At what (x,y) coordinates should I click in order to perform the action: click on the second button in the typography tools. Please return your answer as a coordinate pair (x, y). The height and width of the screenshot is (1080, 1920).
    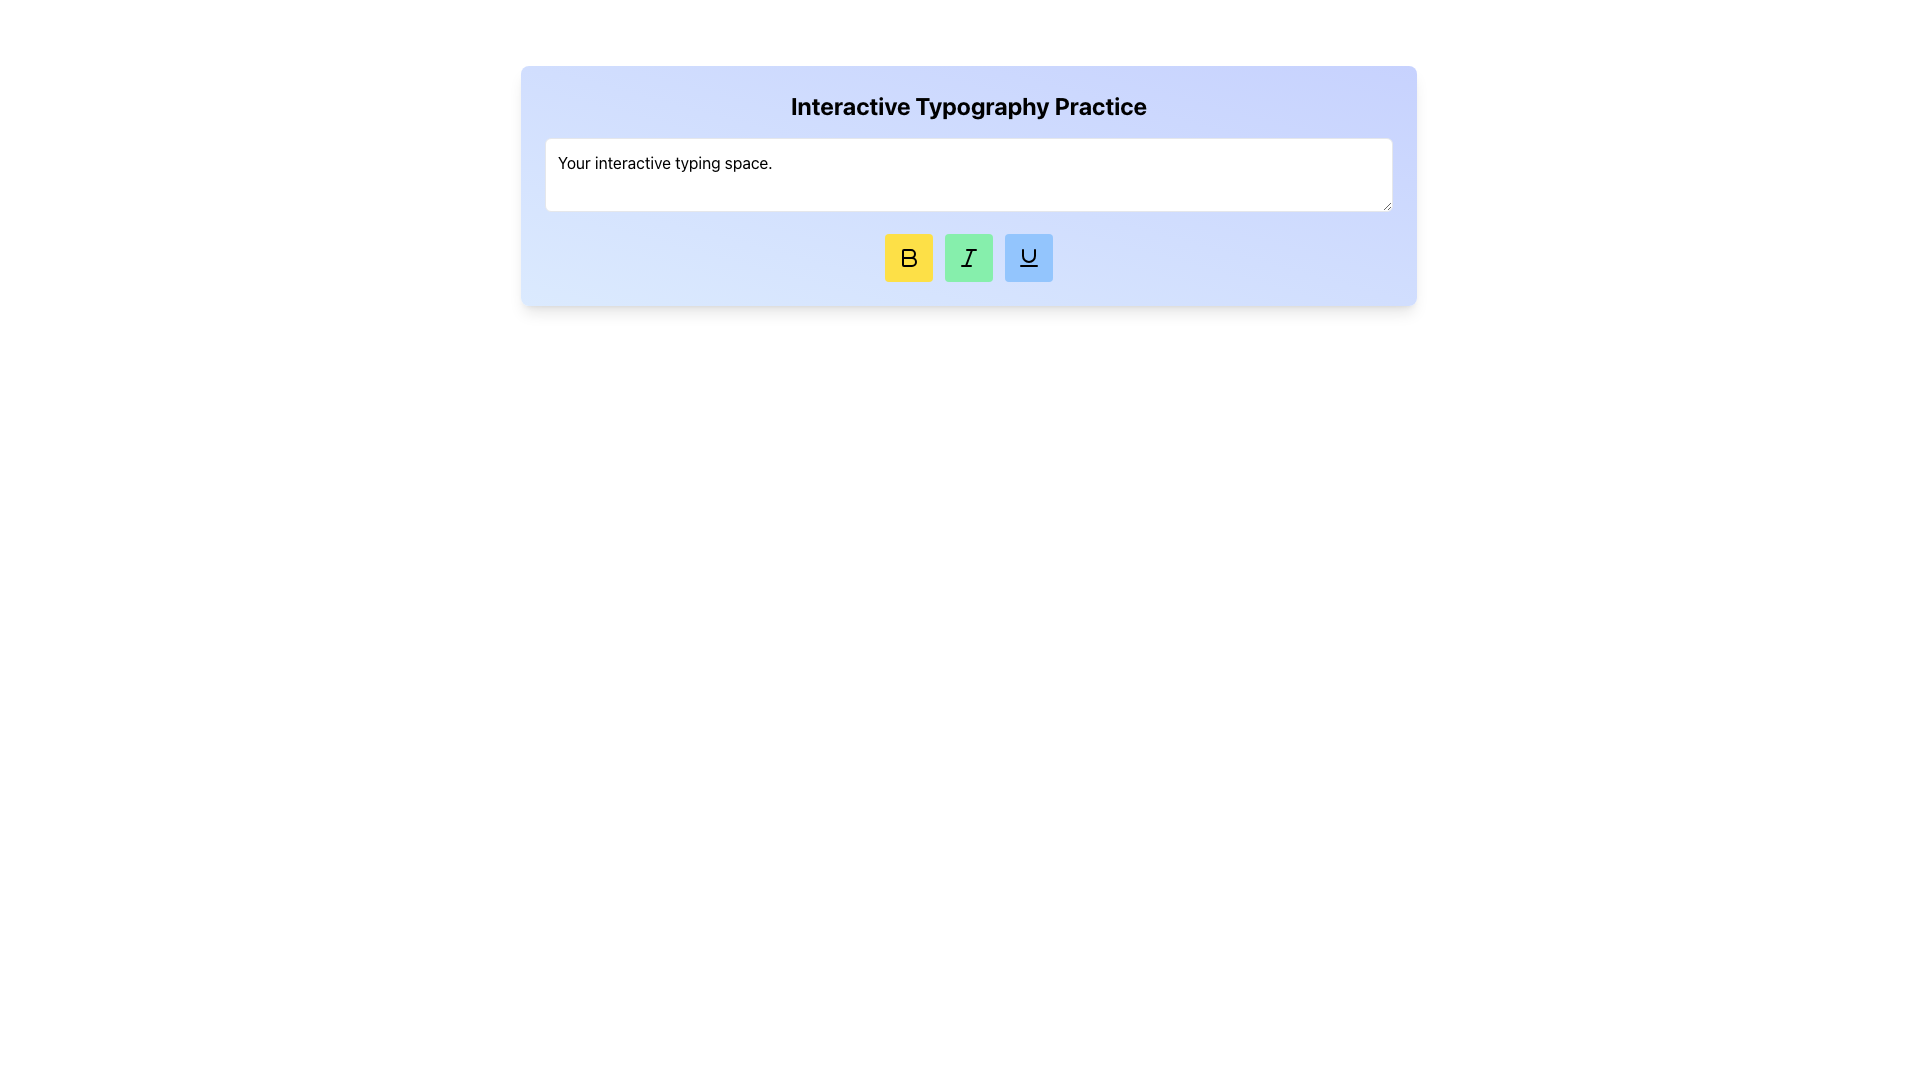
    Looking at the image, I should click on (969, 257).